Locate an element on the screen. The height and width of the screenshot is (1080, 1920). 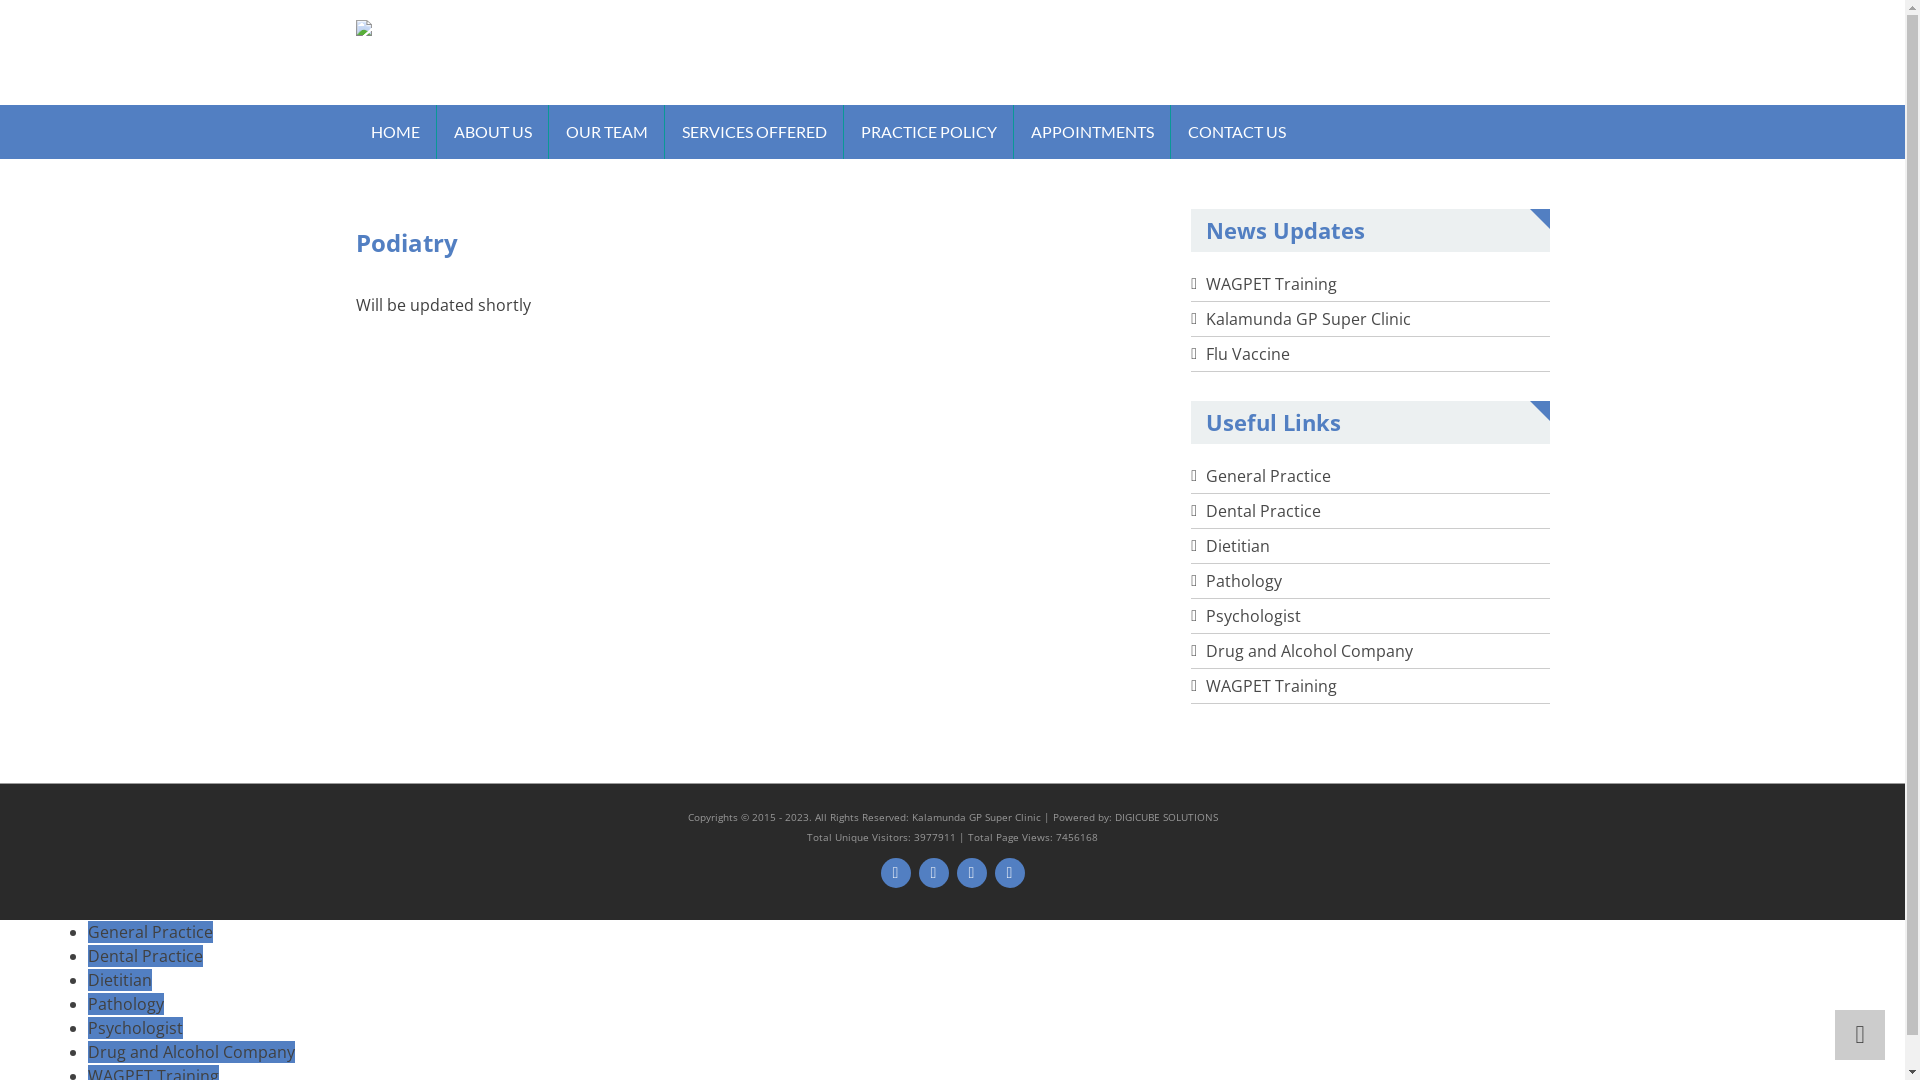
'SERVICES OFFERED' is located at coordinates (752, 131).